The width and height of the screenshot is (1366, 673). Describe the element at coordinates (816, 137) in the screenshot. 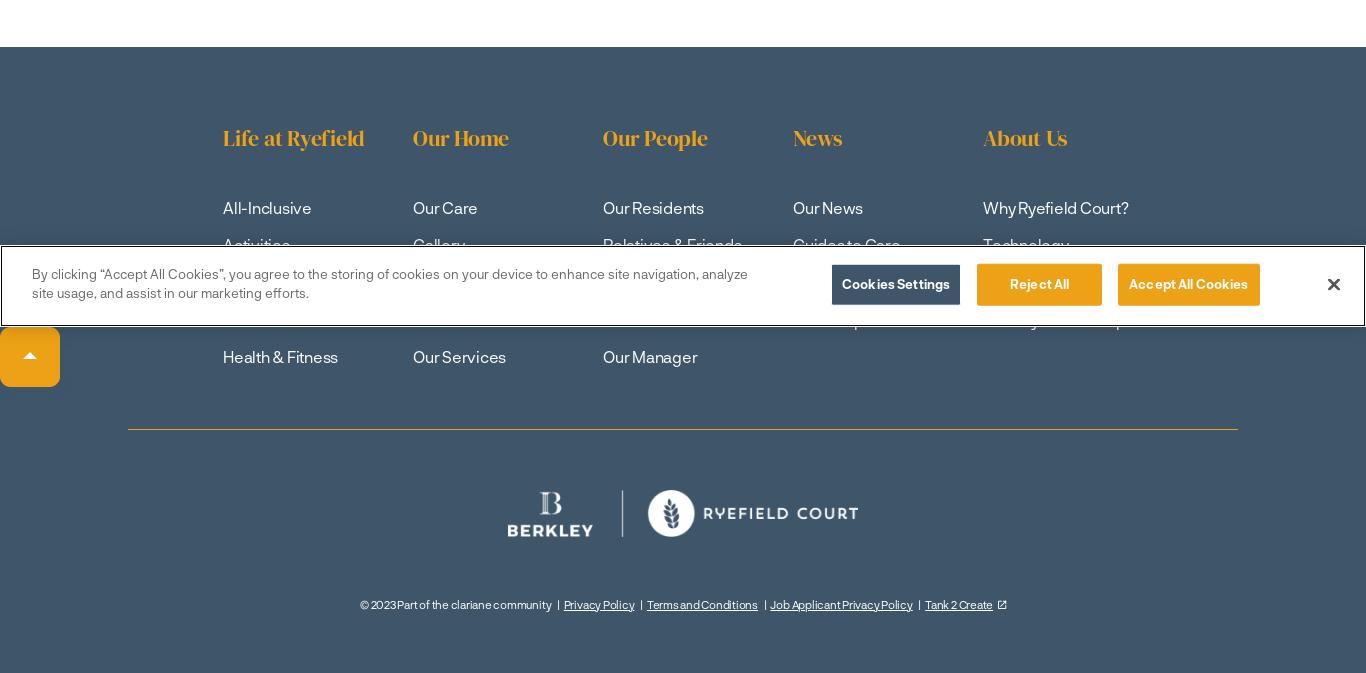

I see `'News'` at that location.